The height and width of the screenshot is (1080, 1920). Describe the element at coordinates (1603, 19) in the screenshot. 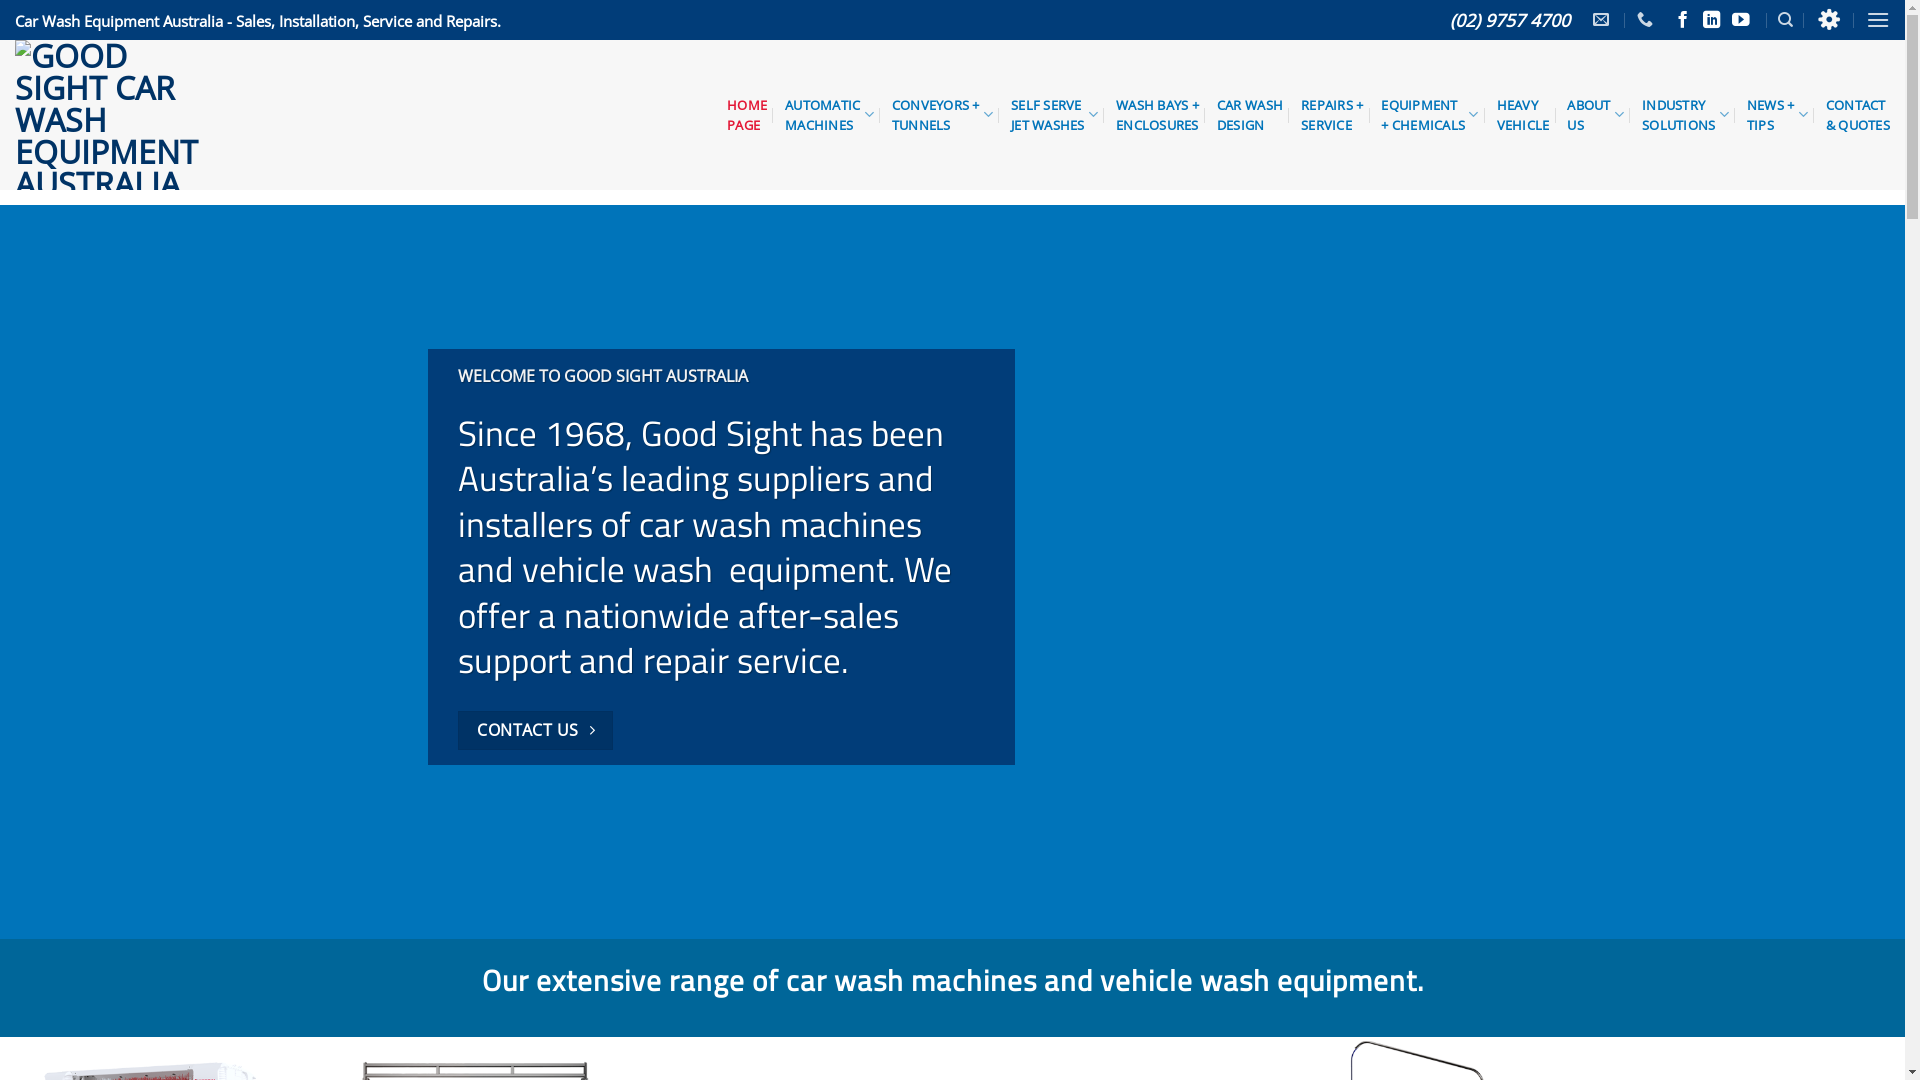

I see `'sales@goodsight.com.au'` at that location.